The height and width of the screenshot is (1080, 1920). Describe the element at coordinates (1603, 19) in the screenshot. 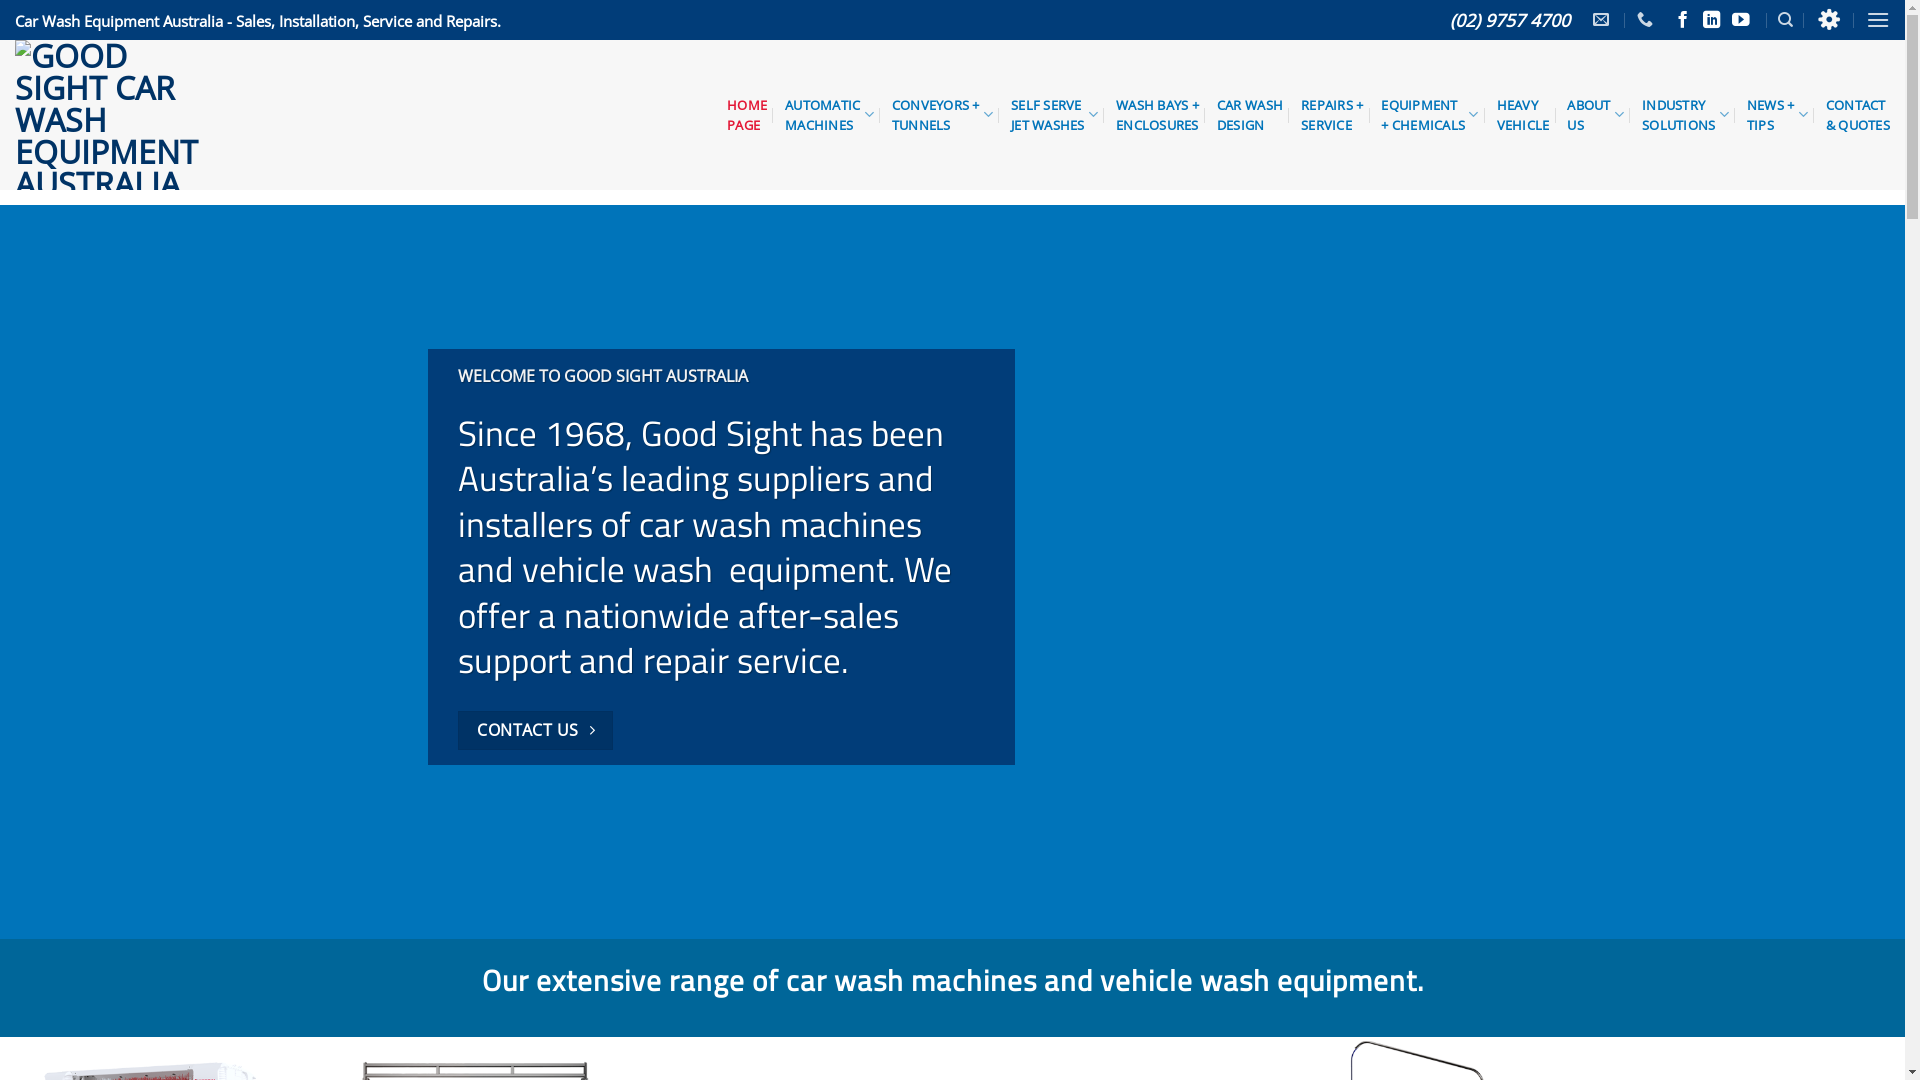

I see `'sales@goodsight.com.au'` at that location.